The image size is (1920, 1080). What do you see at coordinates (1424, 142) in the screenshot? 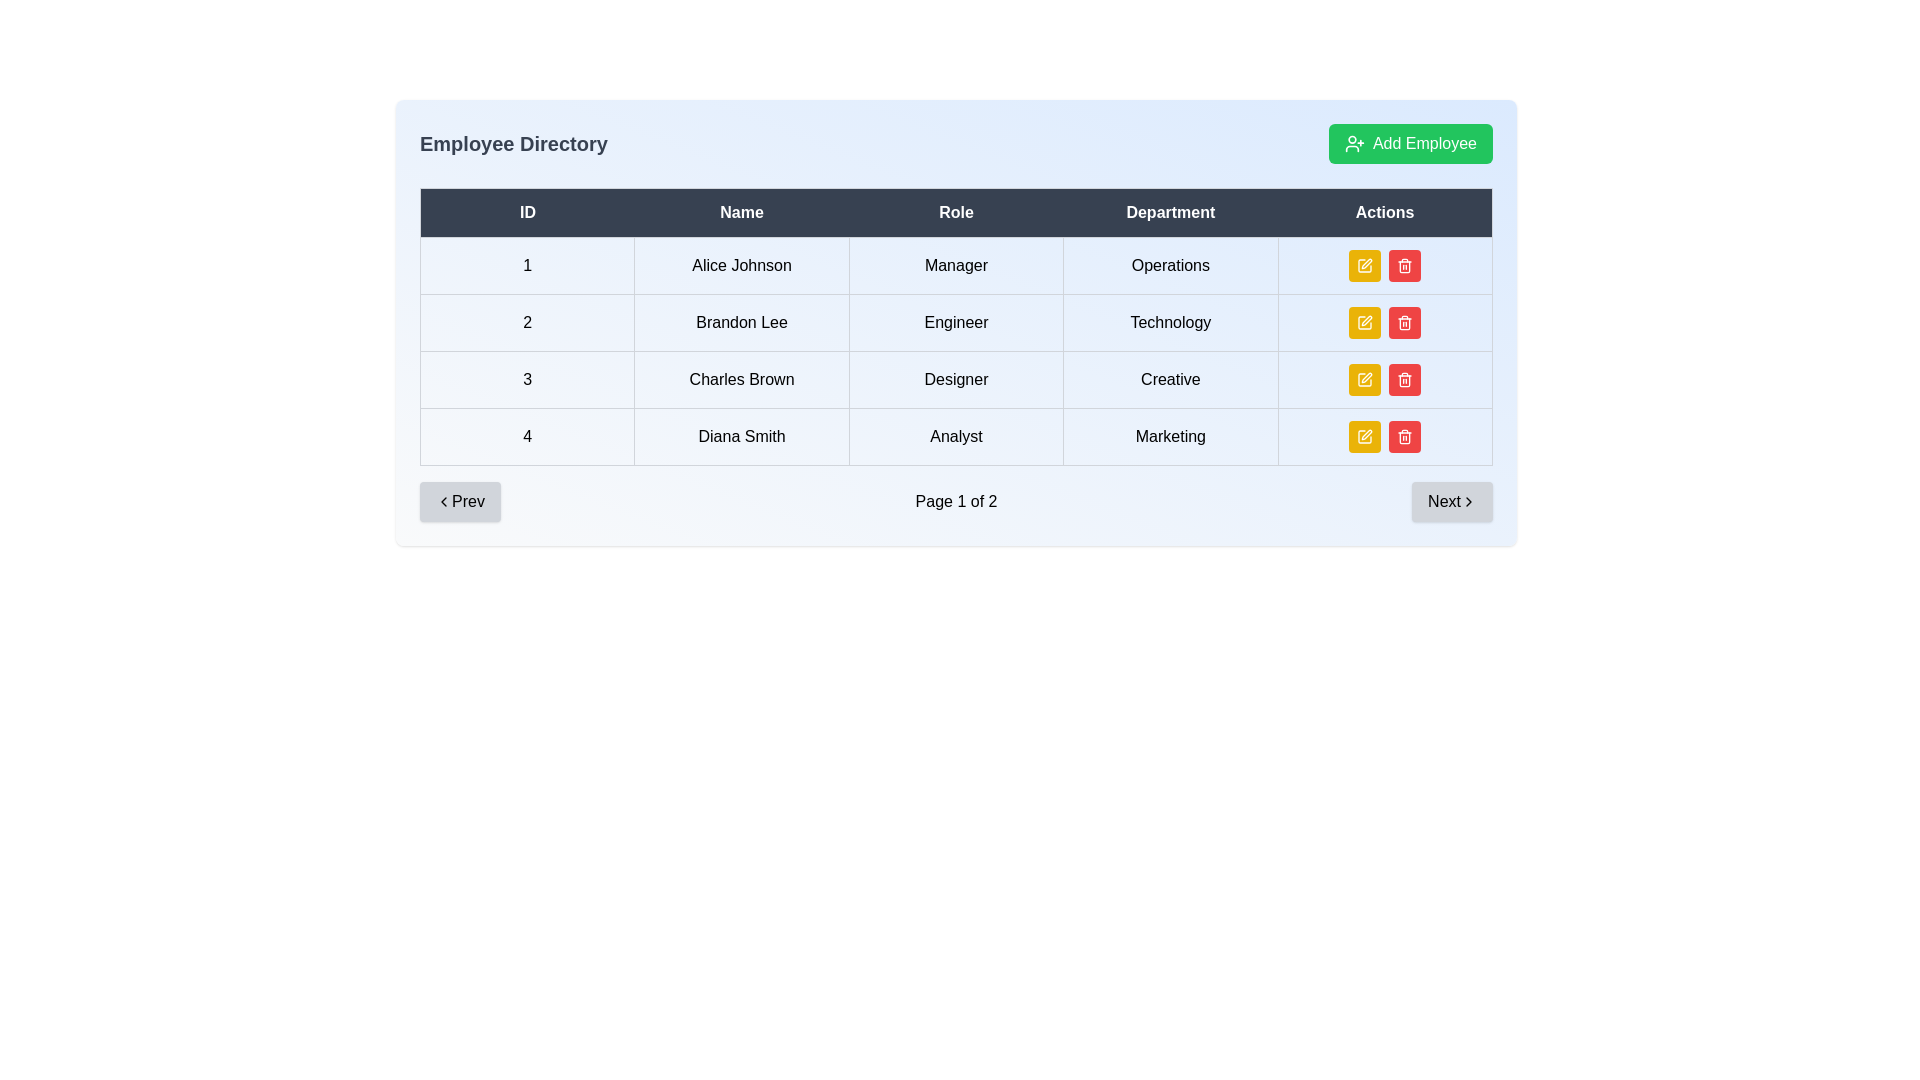
I see `the 'Add Employee' text label, which is styled in white font on a green rounded button located in the top-right corner of the employee list table header` at bounding box center [1424, 142].